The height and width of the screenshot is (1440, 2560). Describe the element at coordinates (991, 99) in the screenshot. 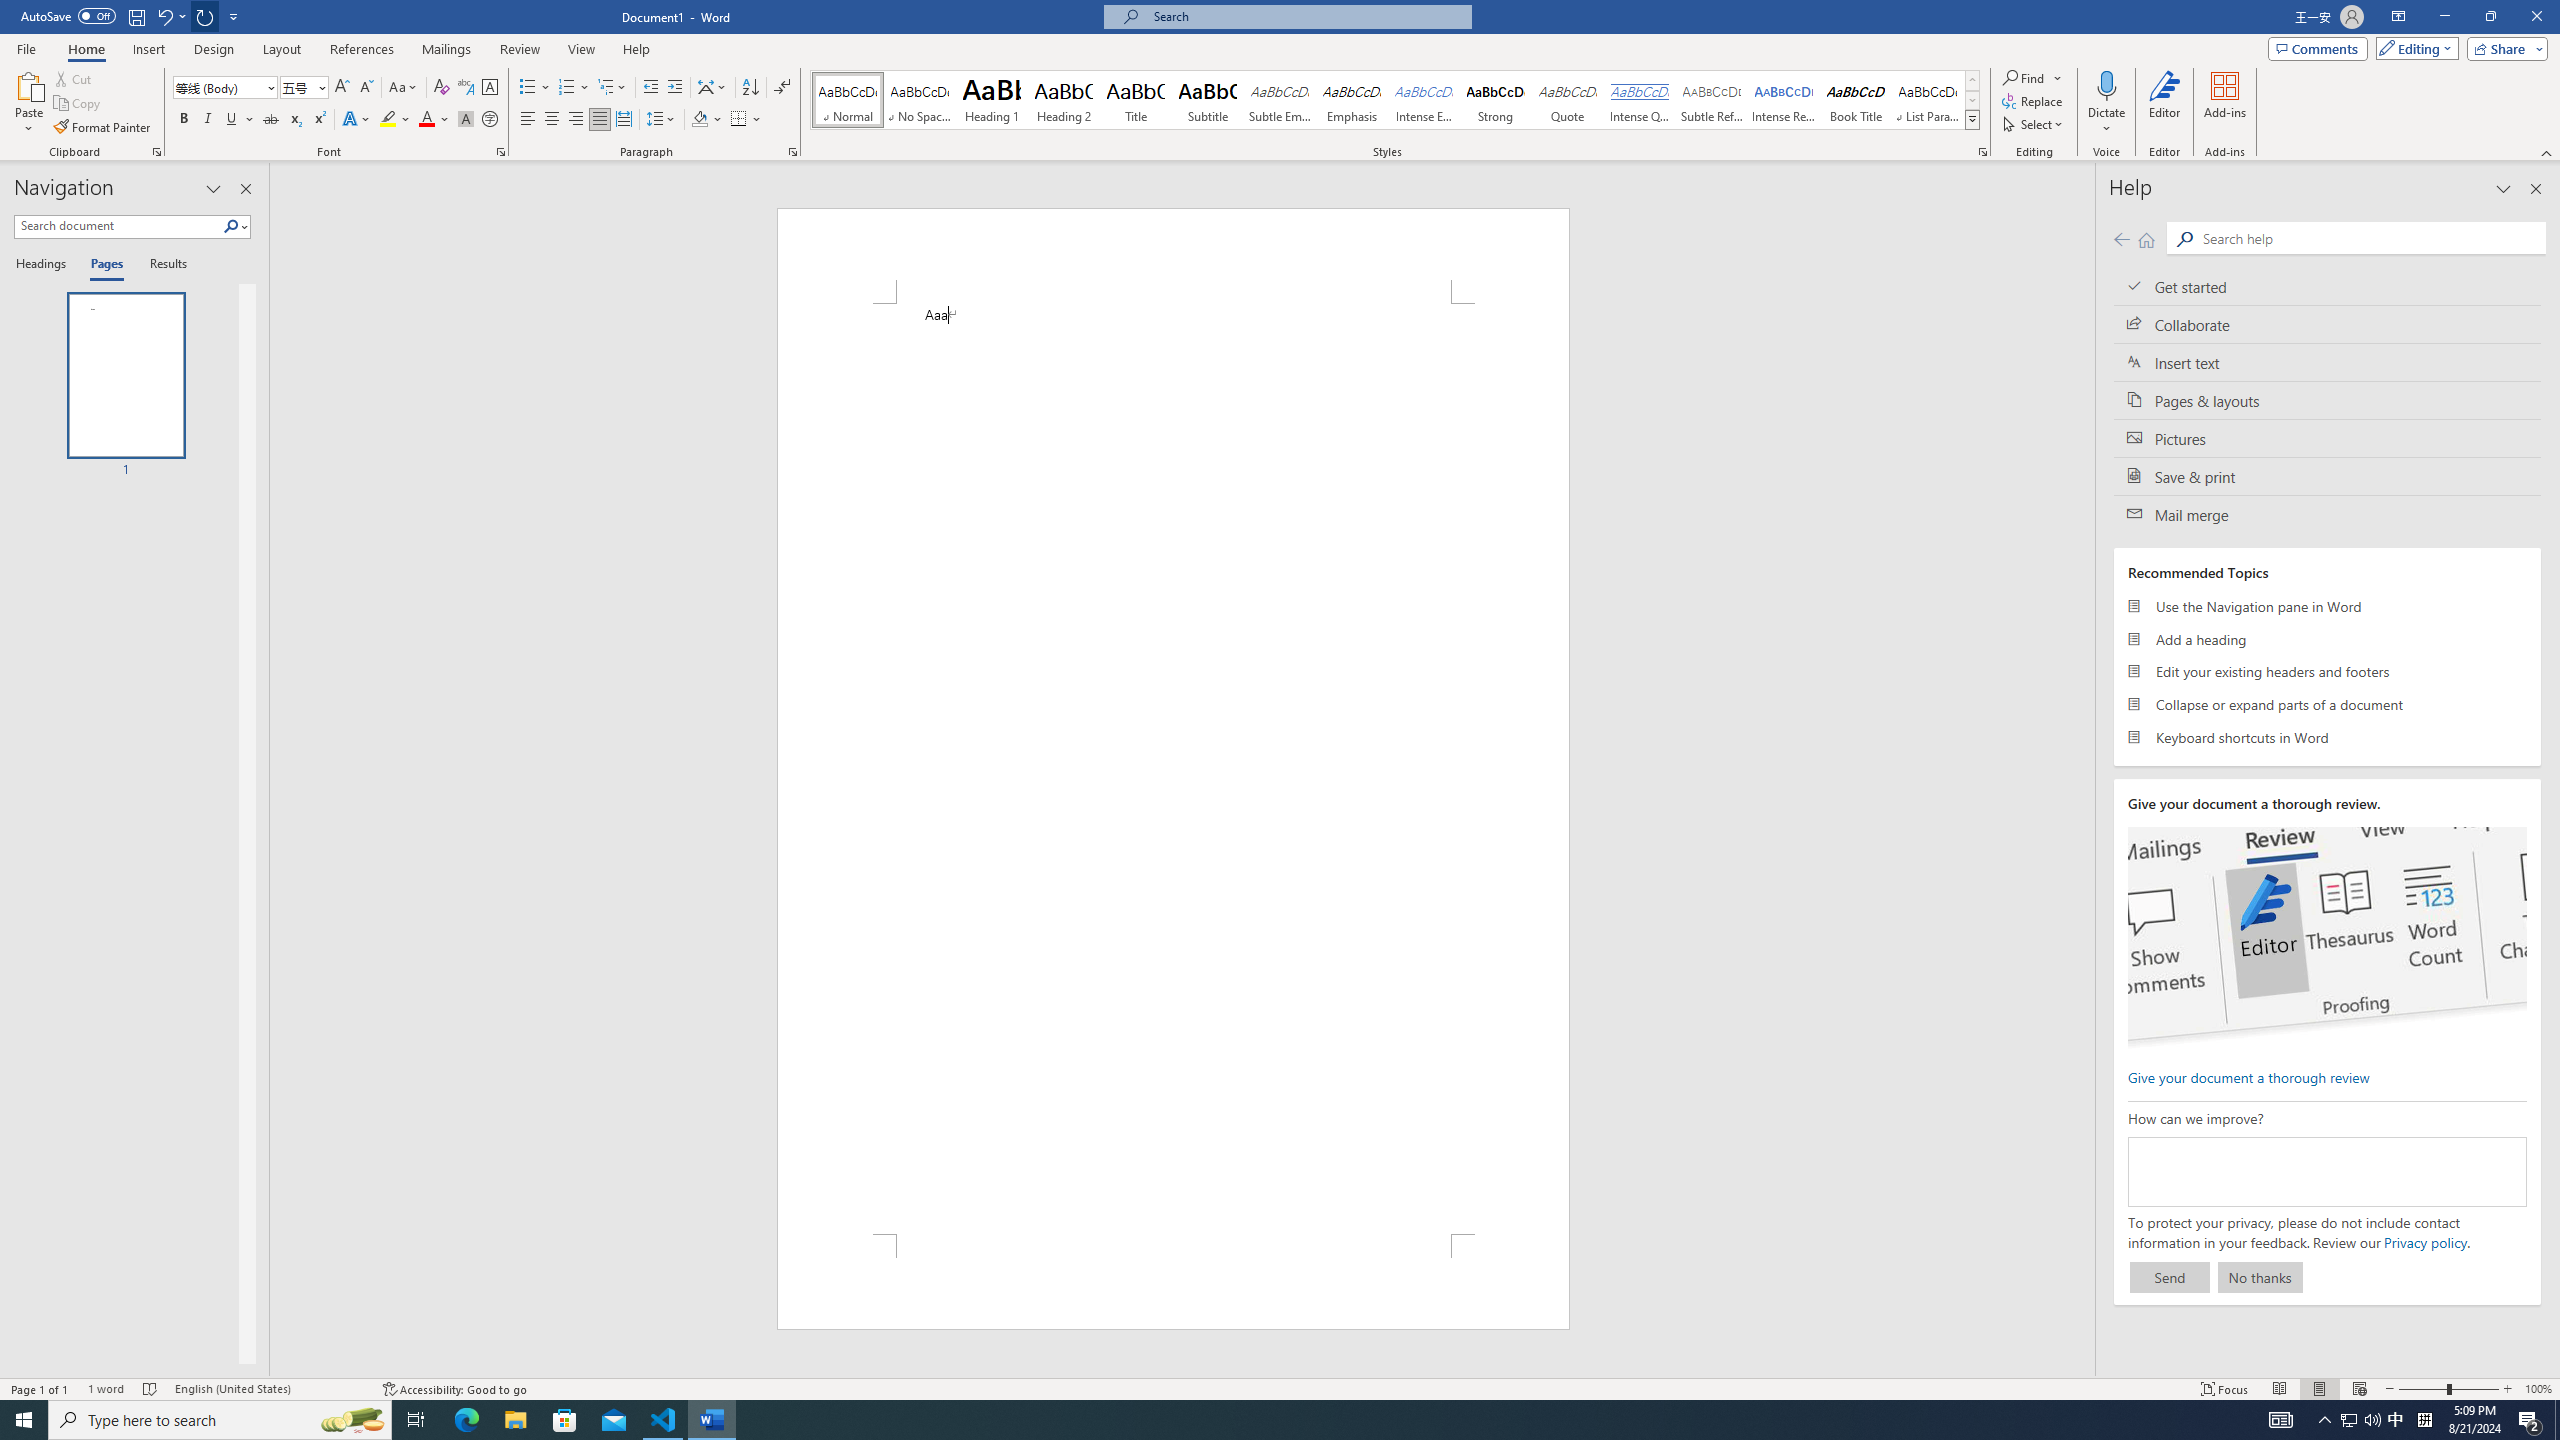

I see `'Heading 1'` at that location.